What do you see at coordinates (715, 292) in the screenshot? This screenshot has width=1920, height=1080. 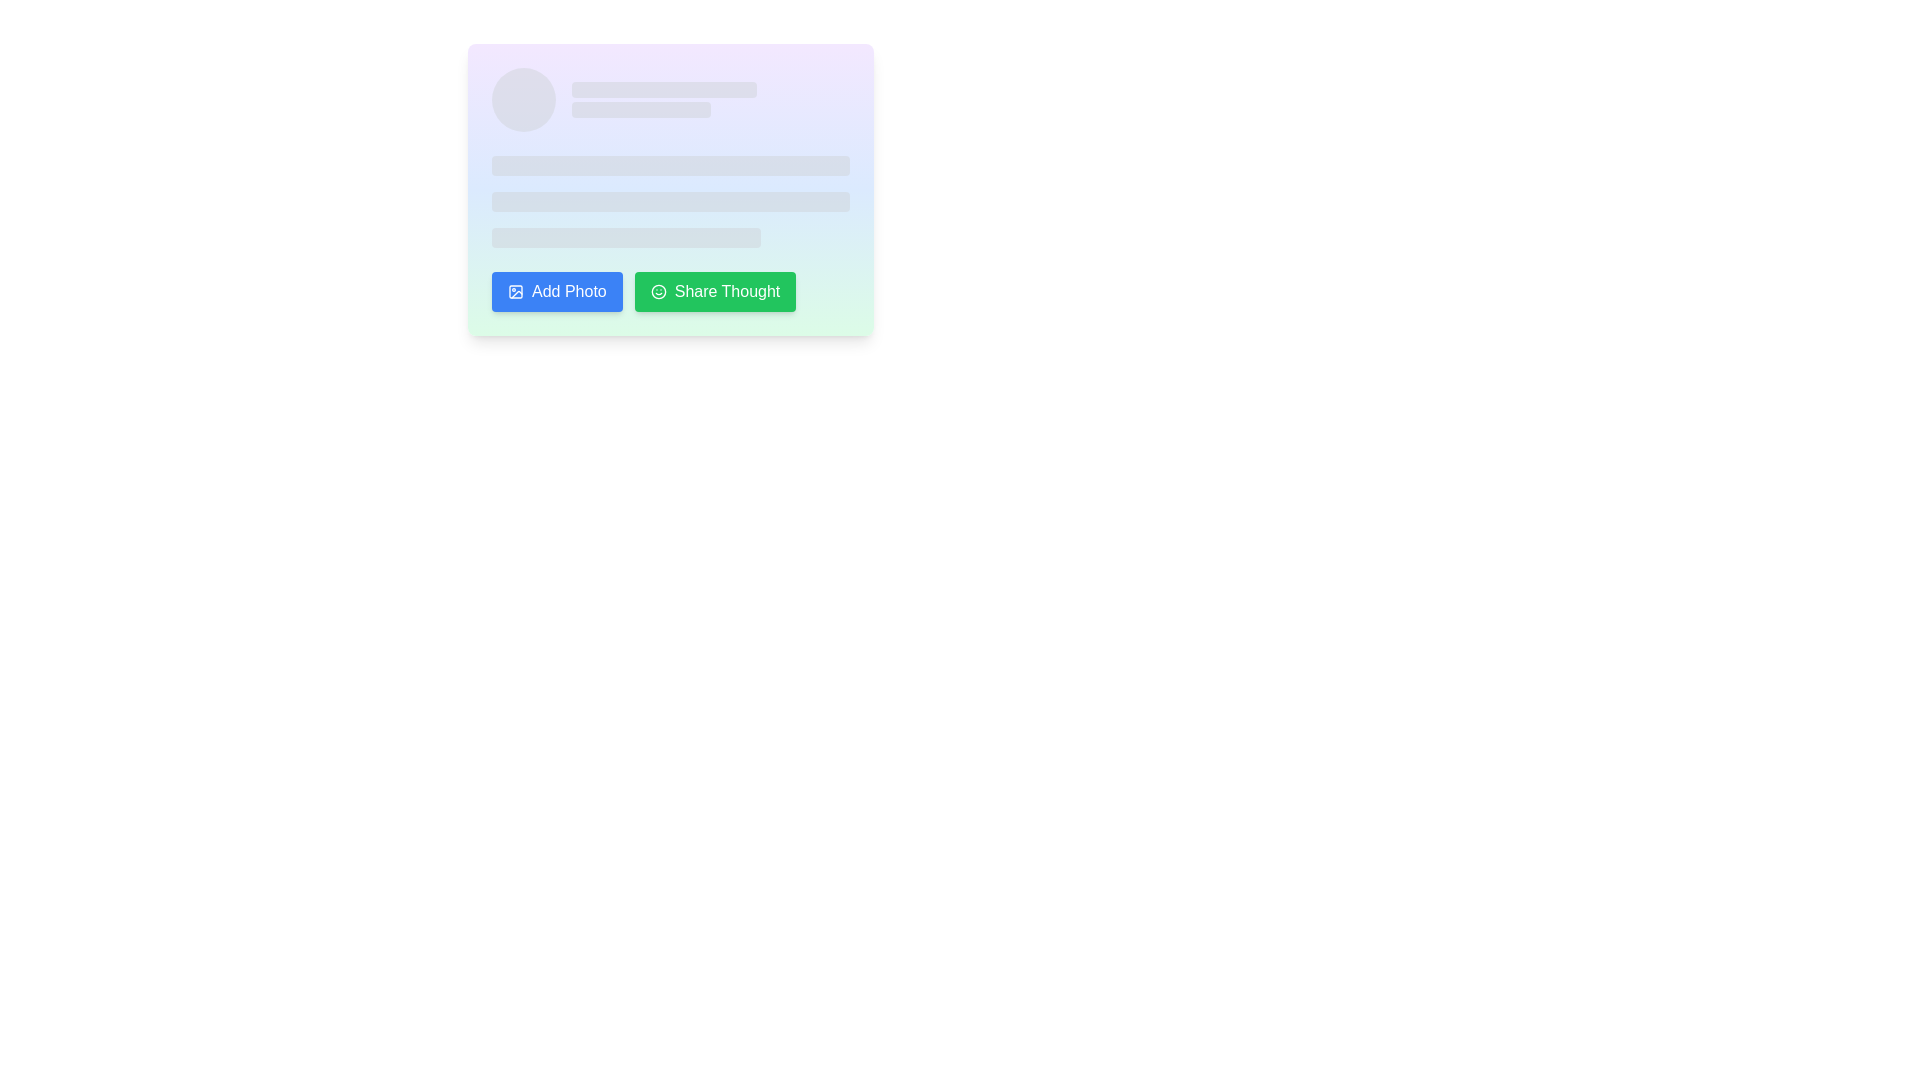 I see `the 'Share Thought' button, which has a green background, white text, and a smiley face icon` at bounding box center [715, 292].